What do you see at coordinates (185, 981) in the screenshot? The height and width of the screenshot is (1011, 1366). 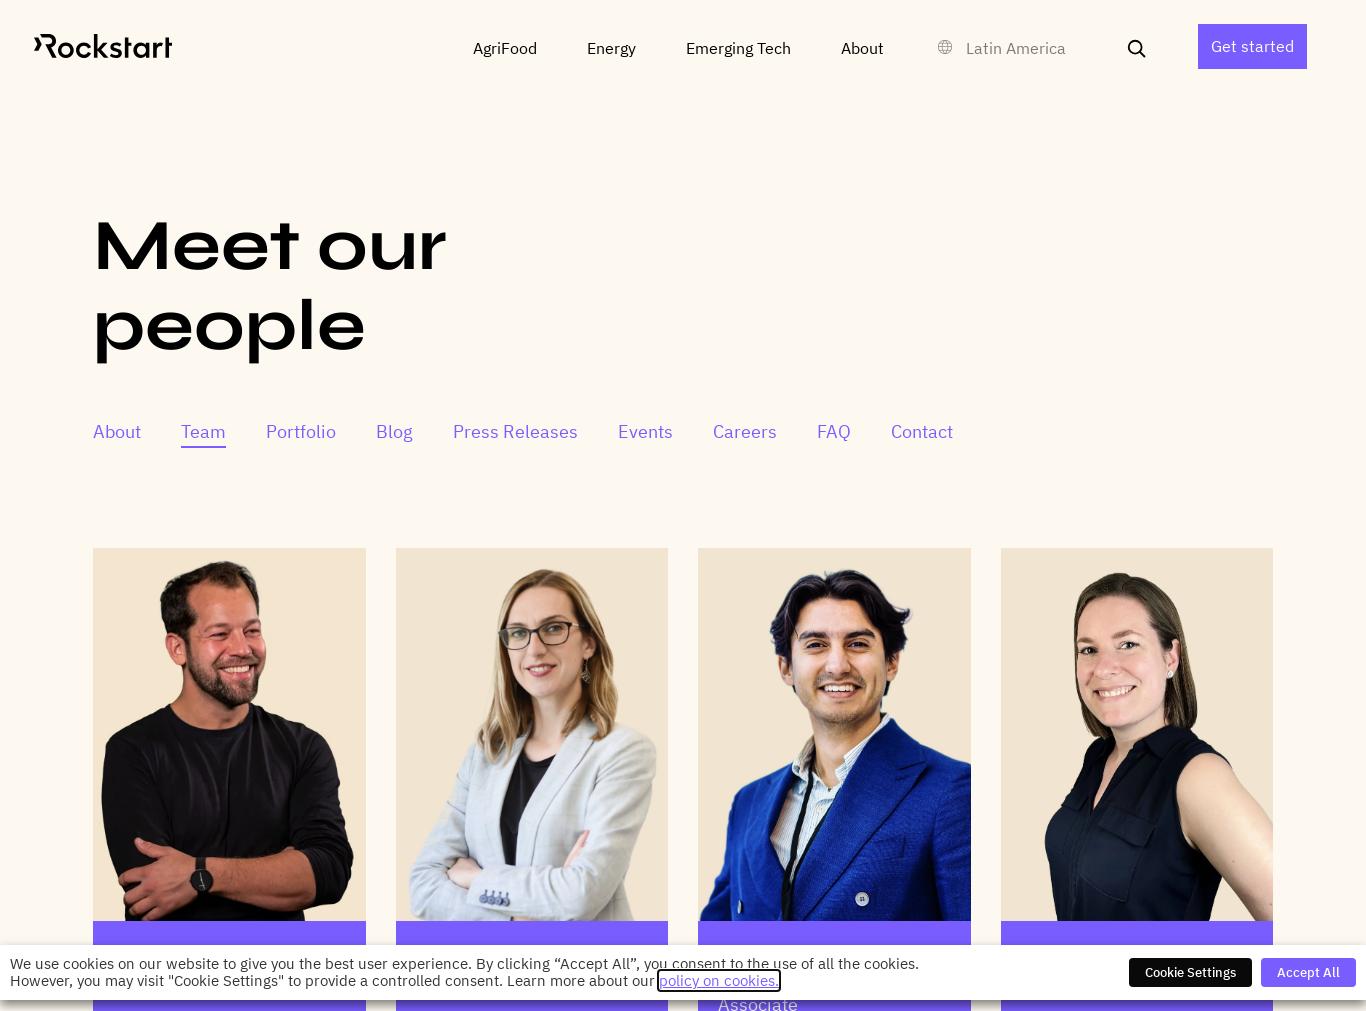 I see `'CEO & Co-founder'` at bounding box center [185, 981].